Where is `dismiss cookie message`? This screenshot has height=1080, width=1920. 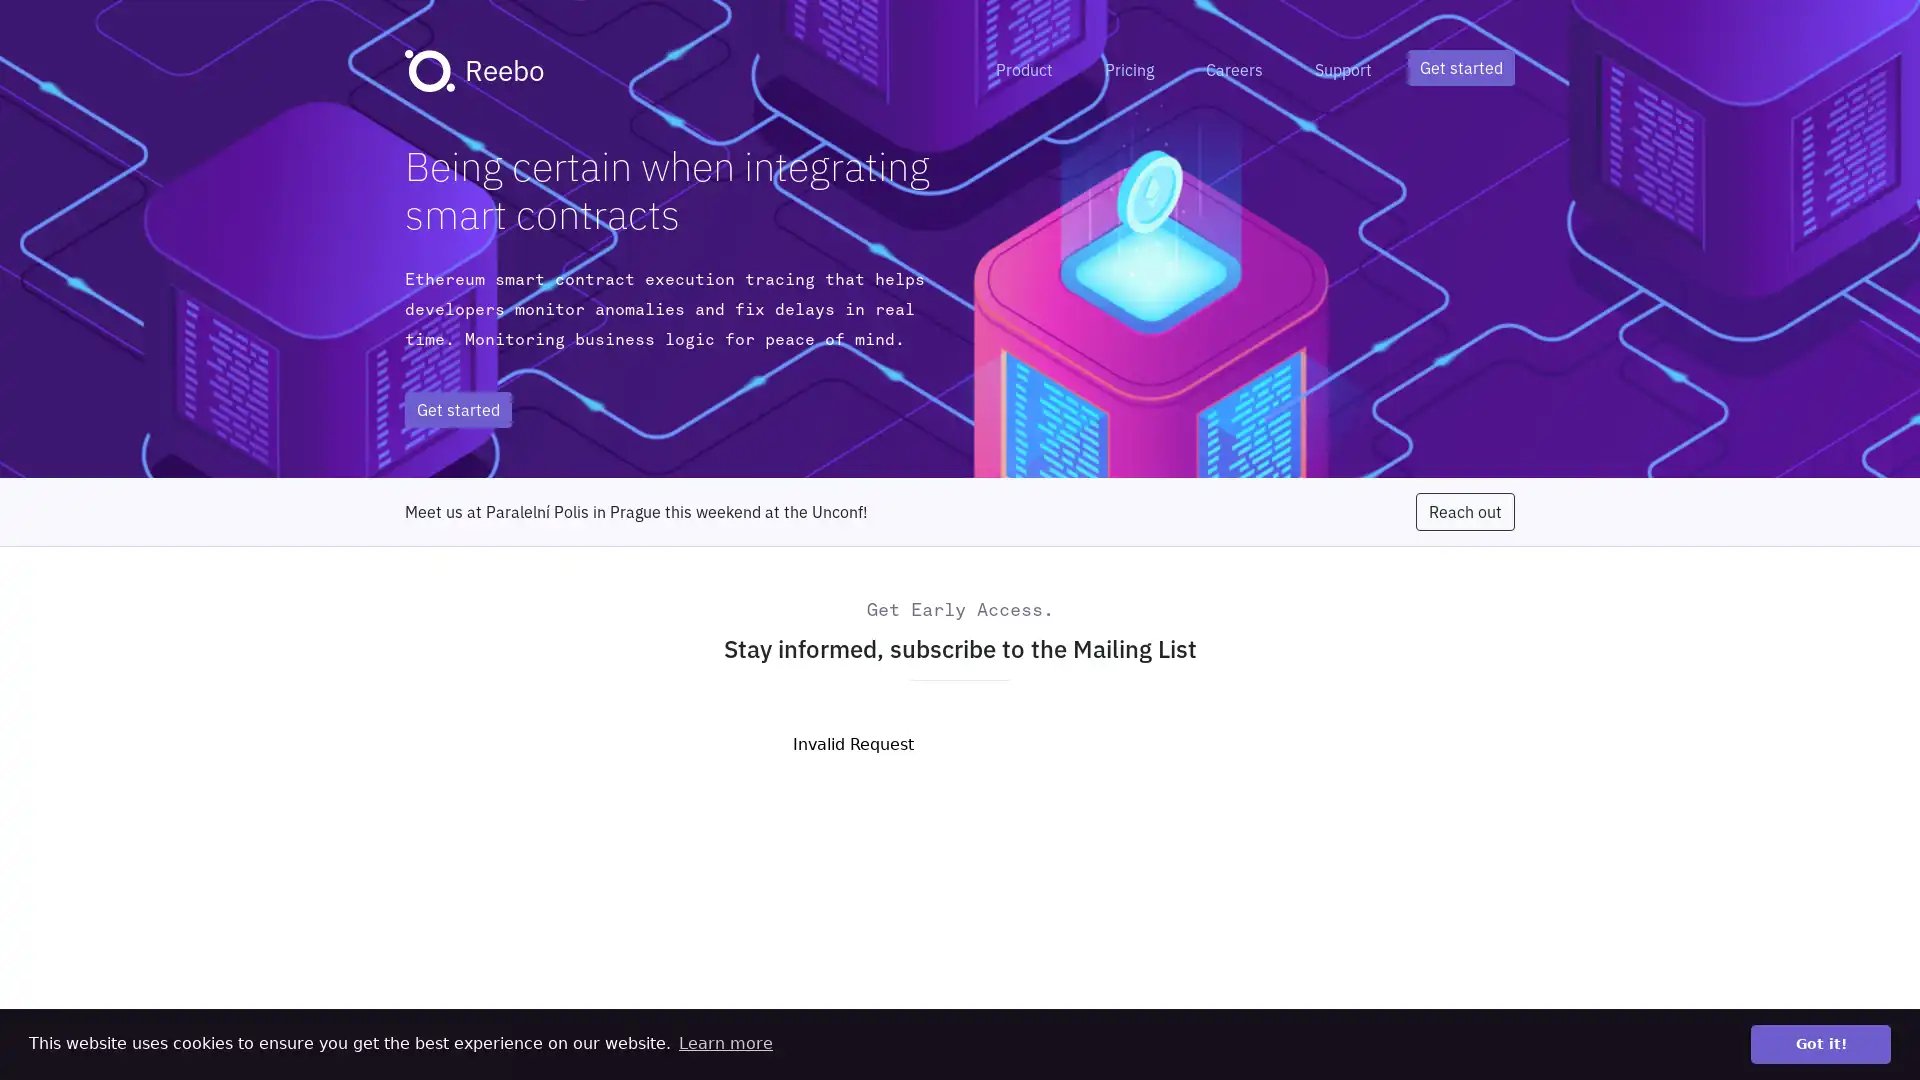 dismiss cookie message is located at coordinates (1820, 1043).